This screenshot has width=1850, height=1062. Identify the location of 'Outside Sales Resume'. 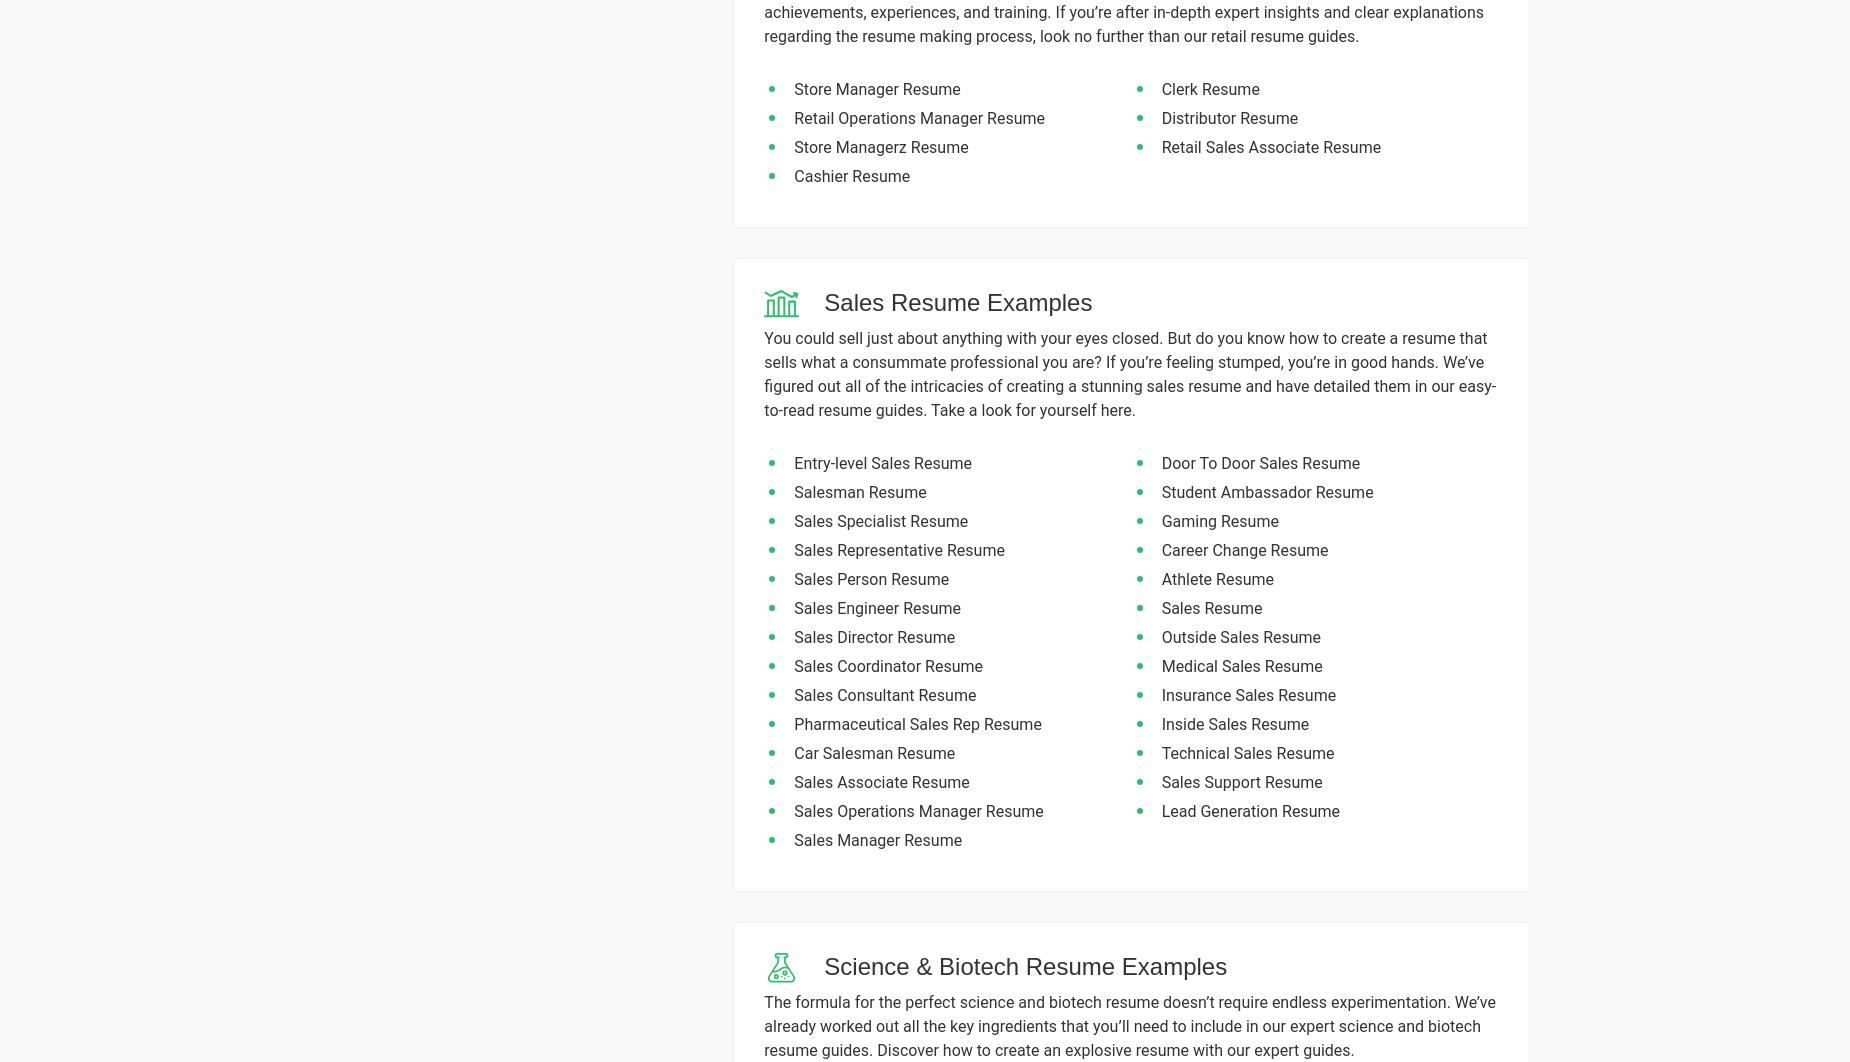
(1239, 637).